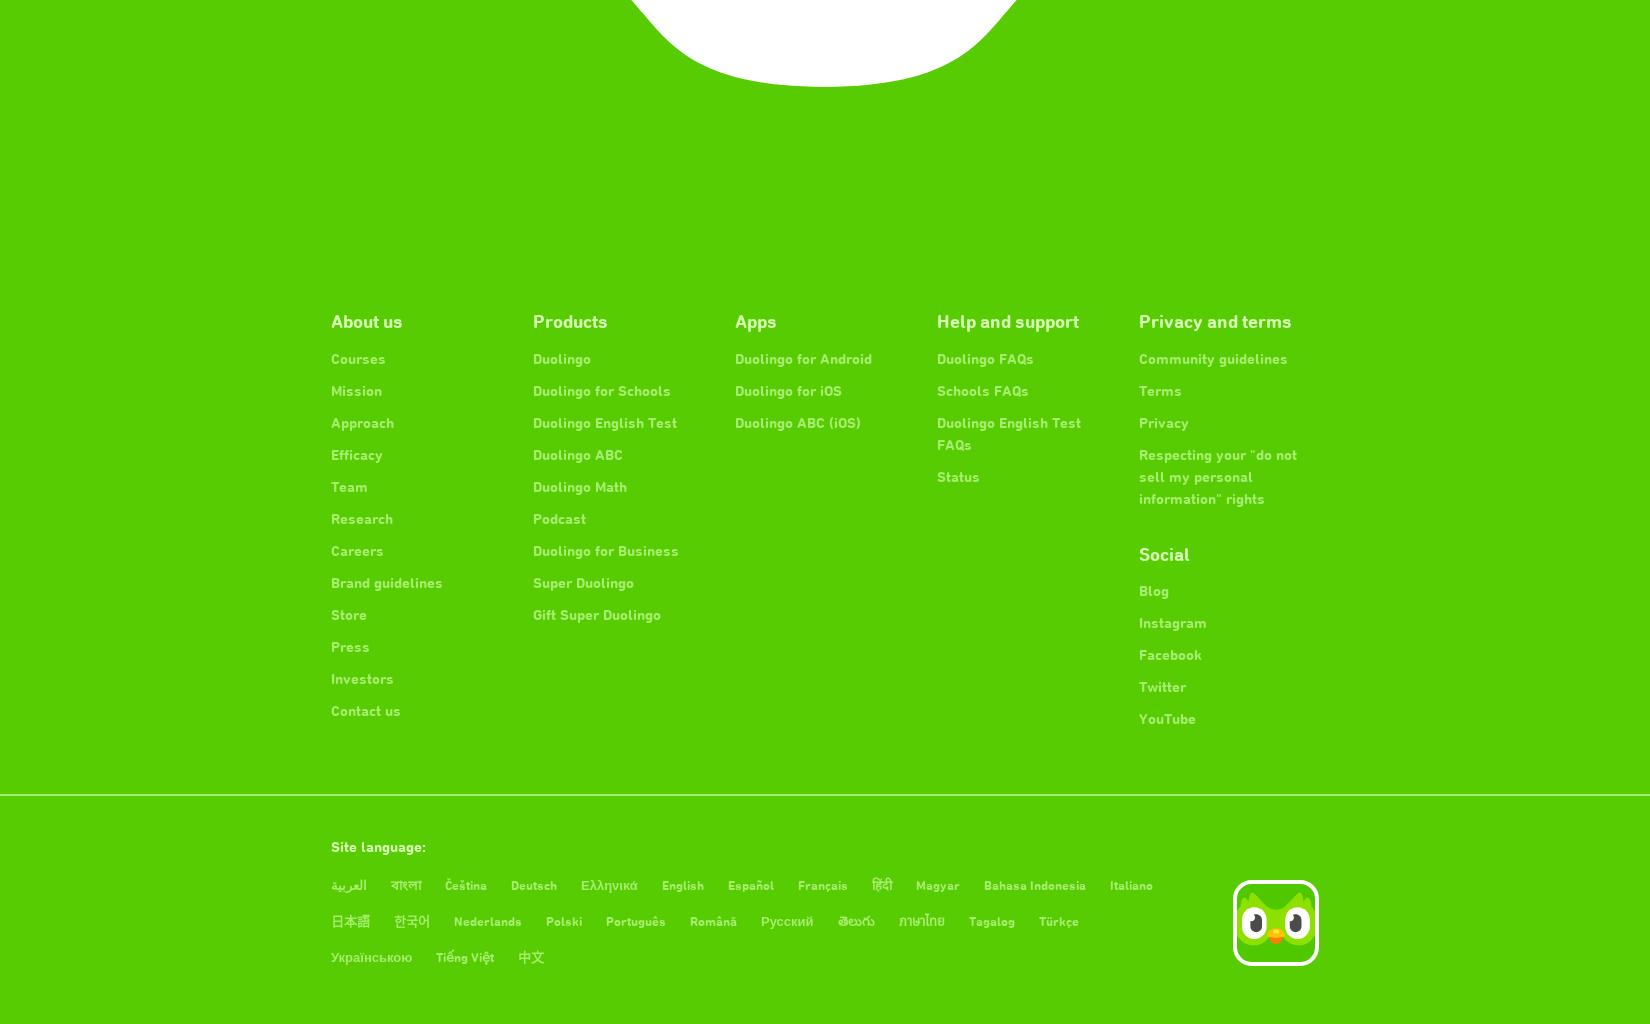  I want to click on 'Duolingo ABC', so click(576, 454).